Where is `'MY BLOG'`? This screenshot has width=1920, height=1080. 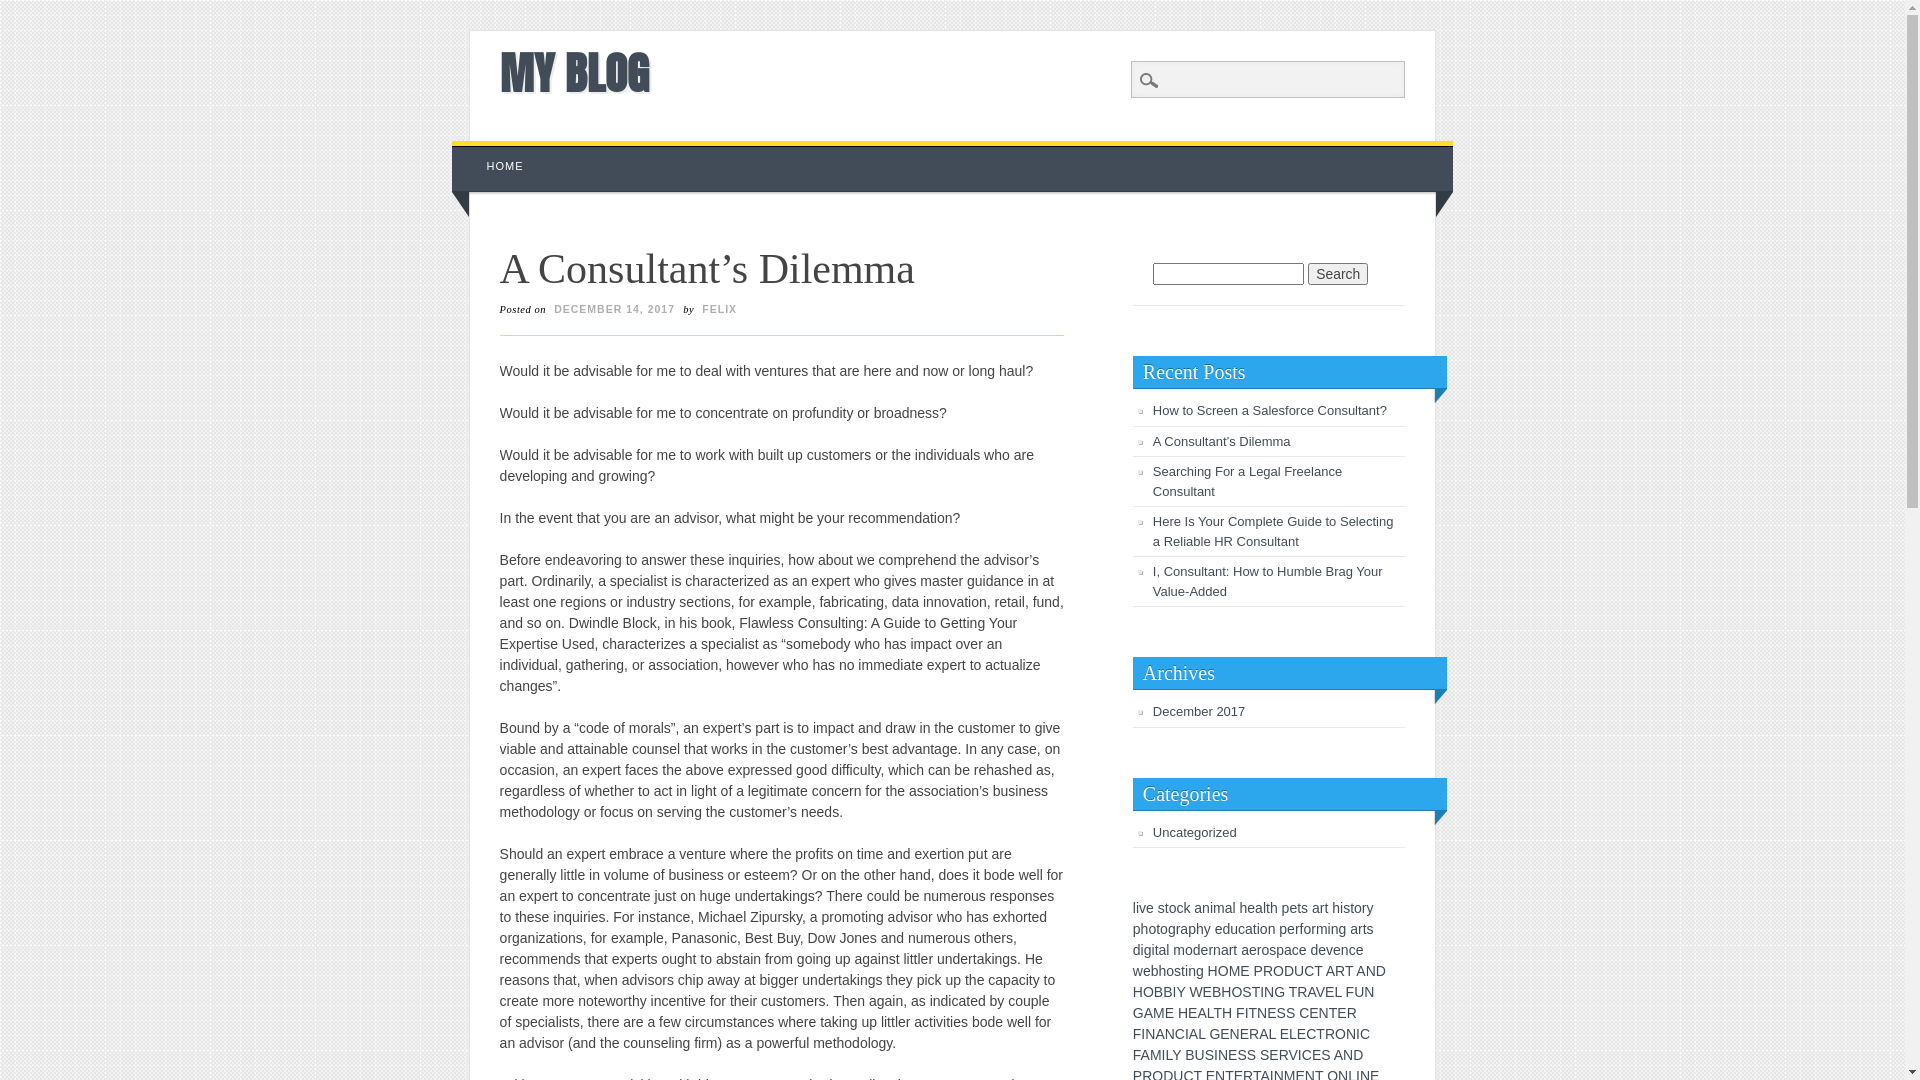
'MY BLOG' is located at coordinates (573, 72).